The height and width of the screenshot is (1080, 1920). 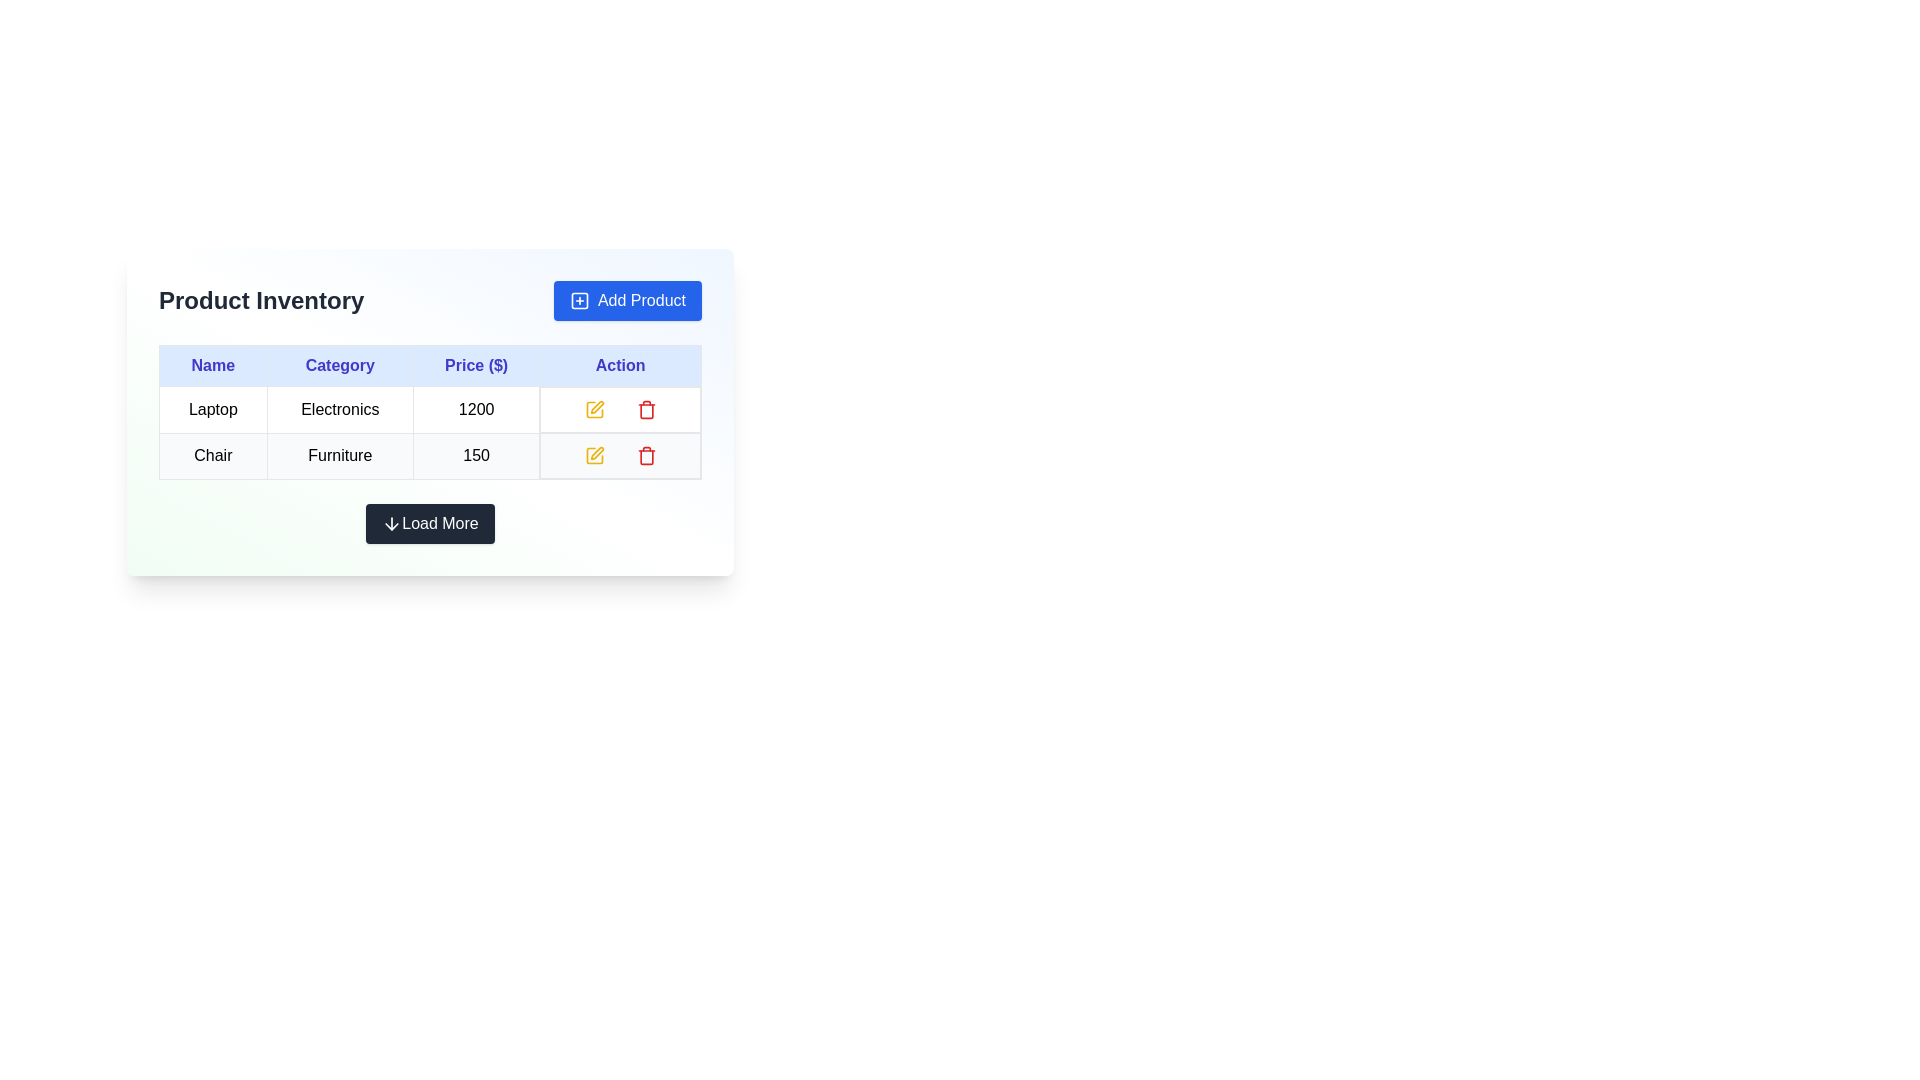 I want to click on the 'Price' column header cell, which serves as a label for the prices in the table, located in the third column from the left, so click(x=475, y=366).